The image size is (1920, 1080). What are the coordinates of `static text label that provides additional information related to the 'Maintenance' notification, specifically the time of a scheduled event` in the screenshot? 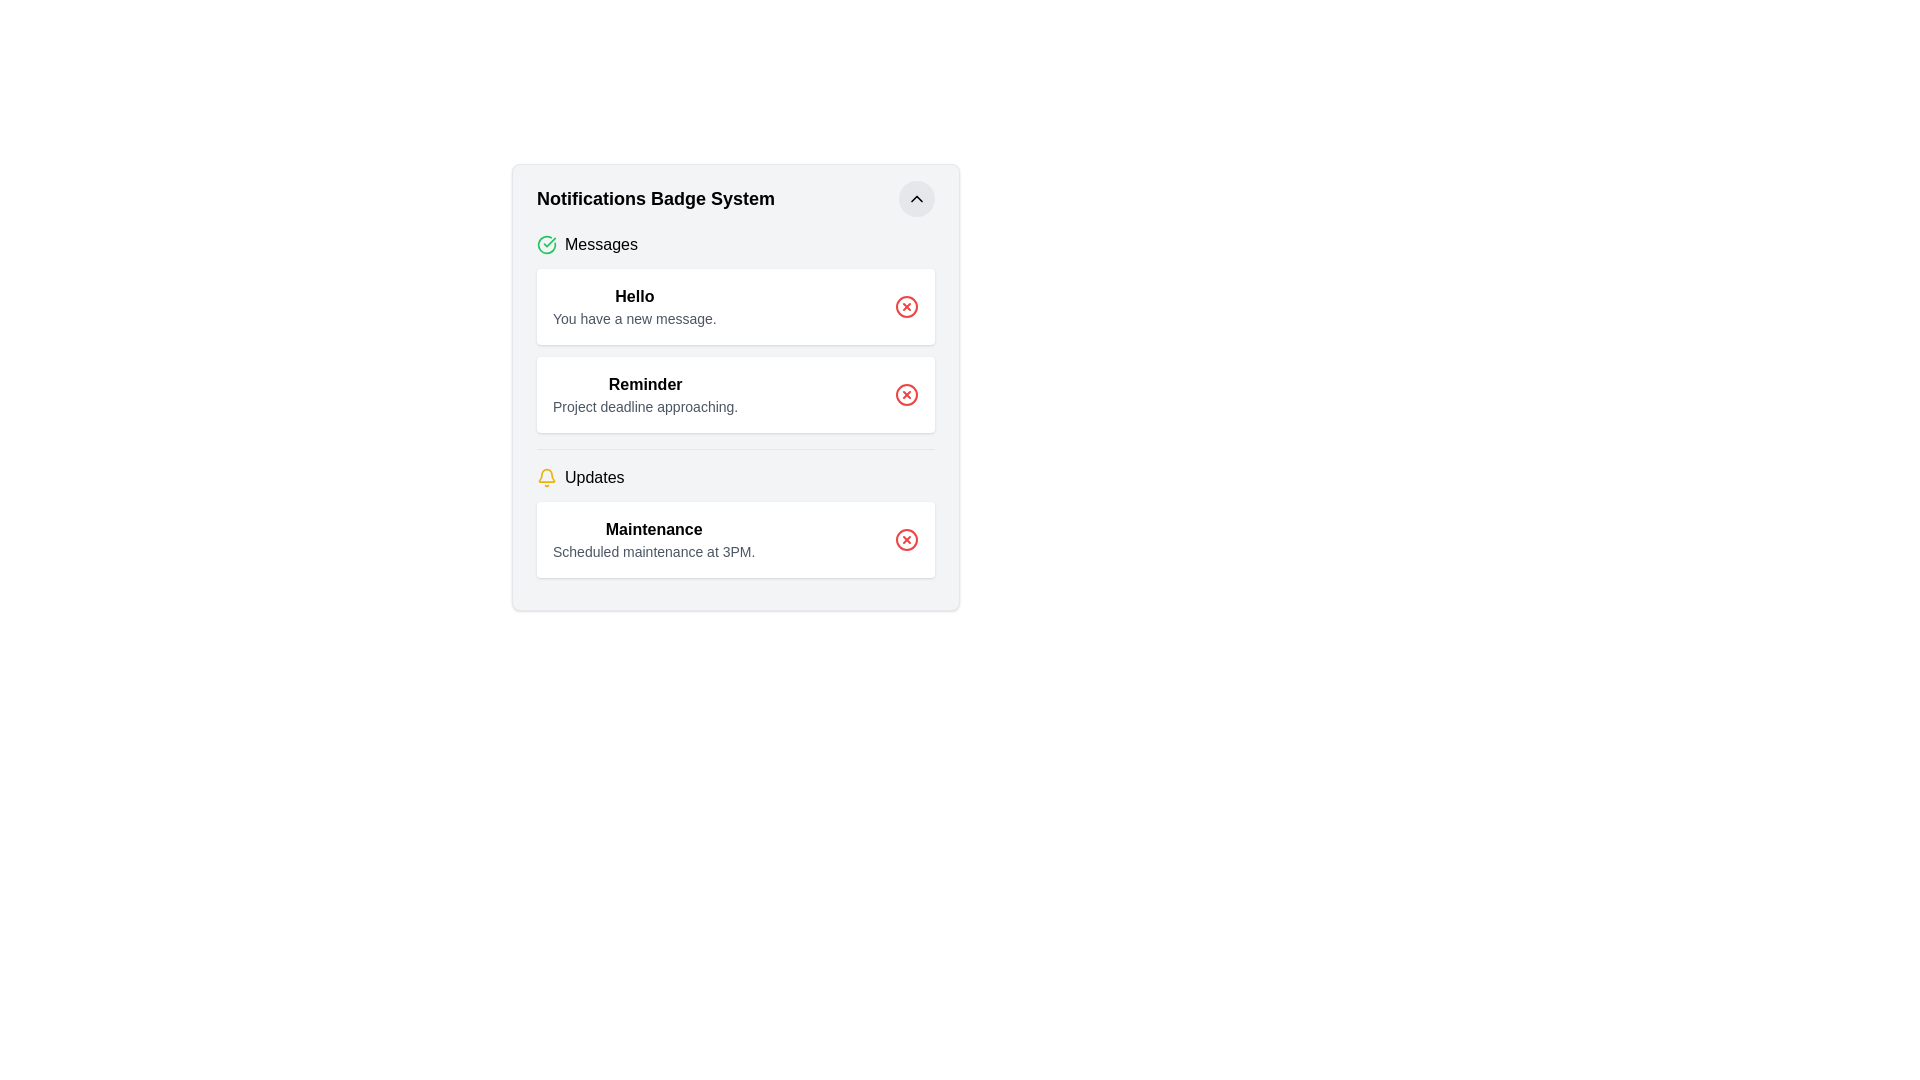 It's located at (654, 551).